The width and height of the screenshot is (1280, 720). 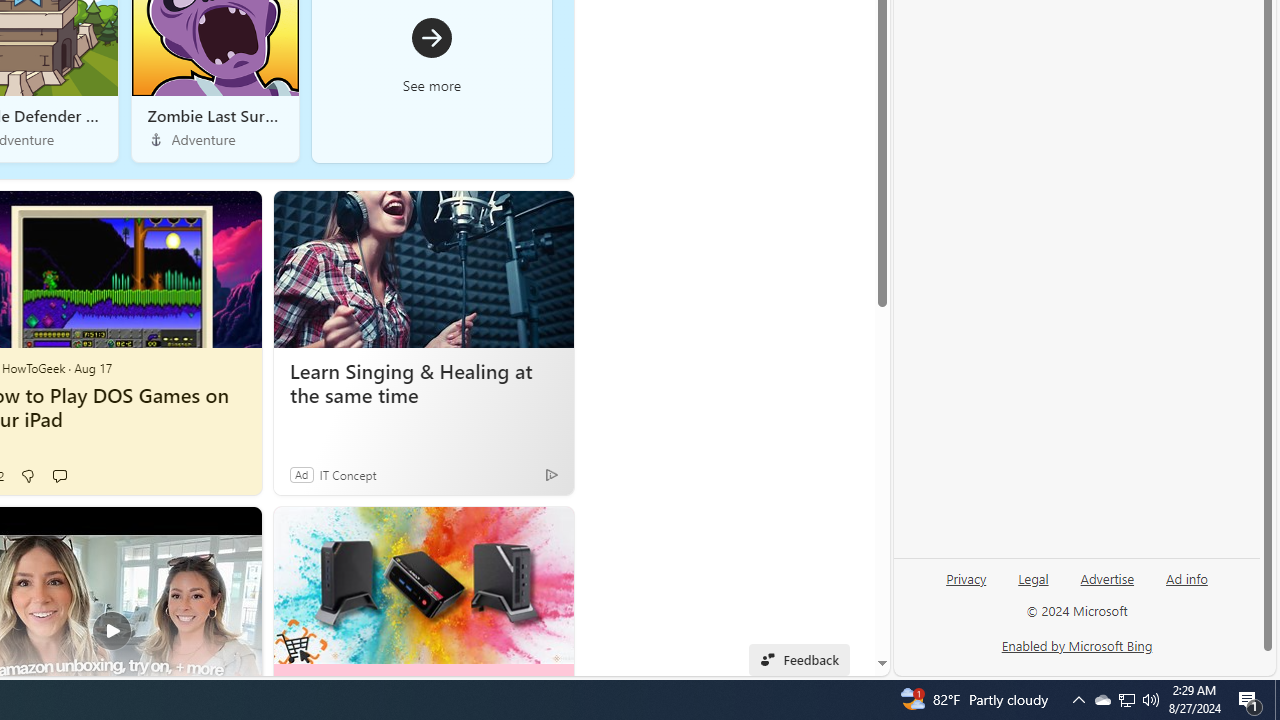 I want to click on 'Ad Choice', so click(x=551, y=474).